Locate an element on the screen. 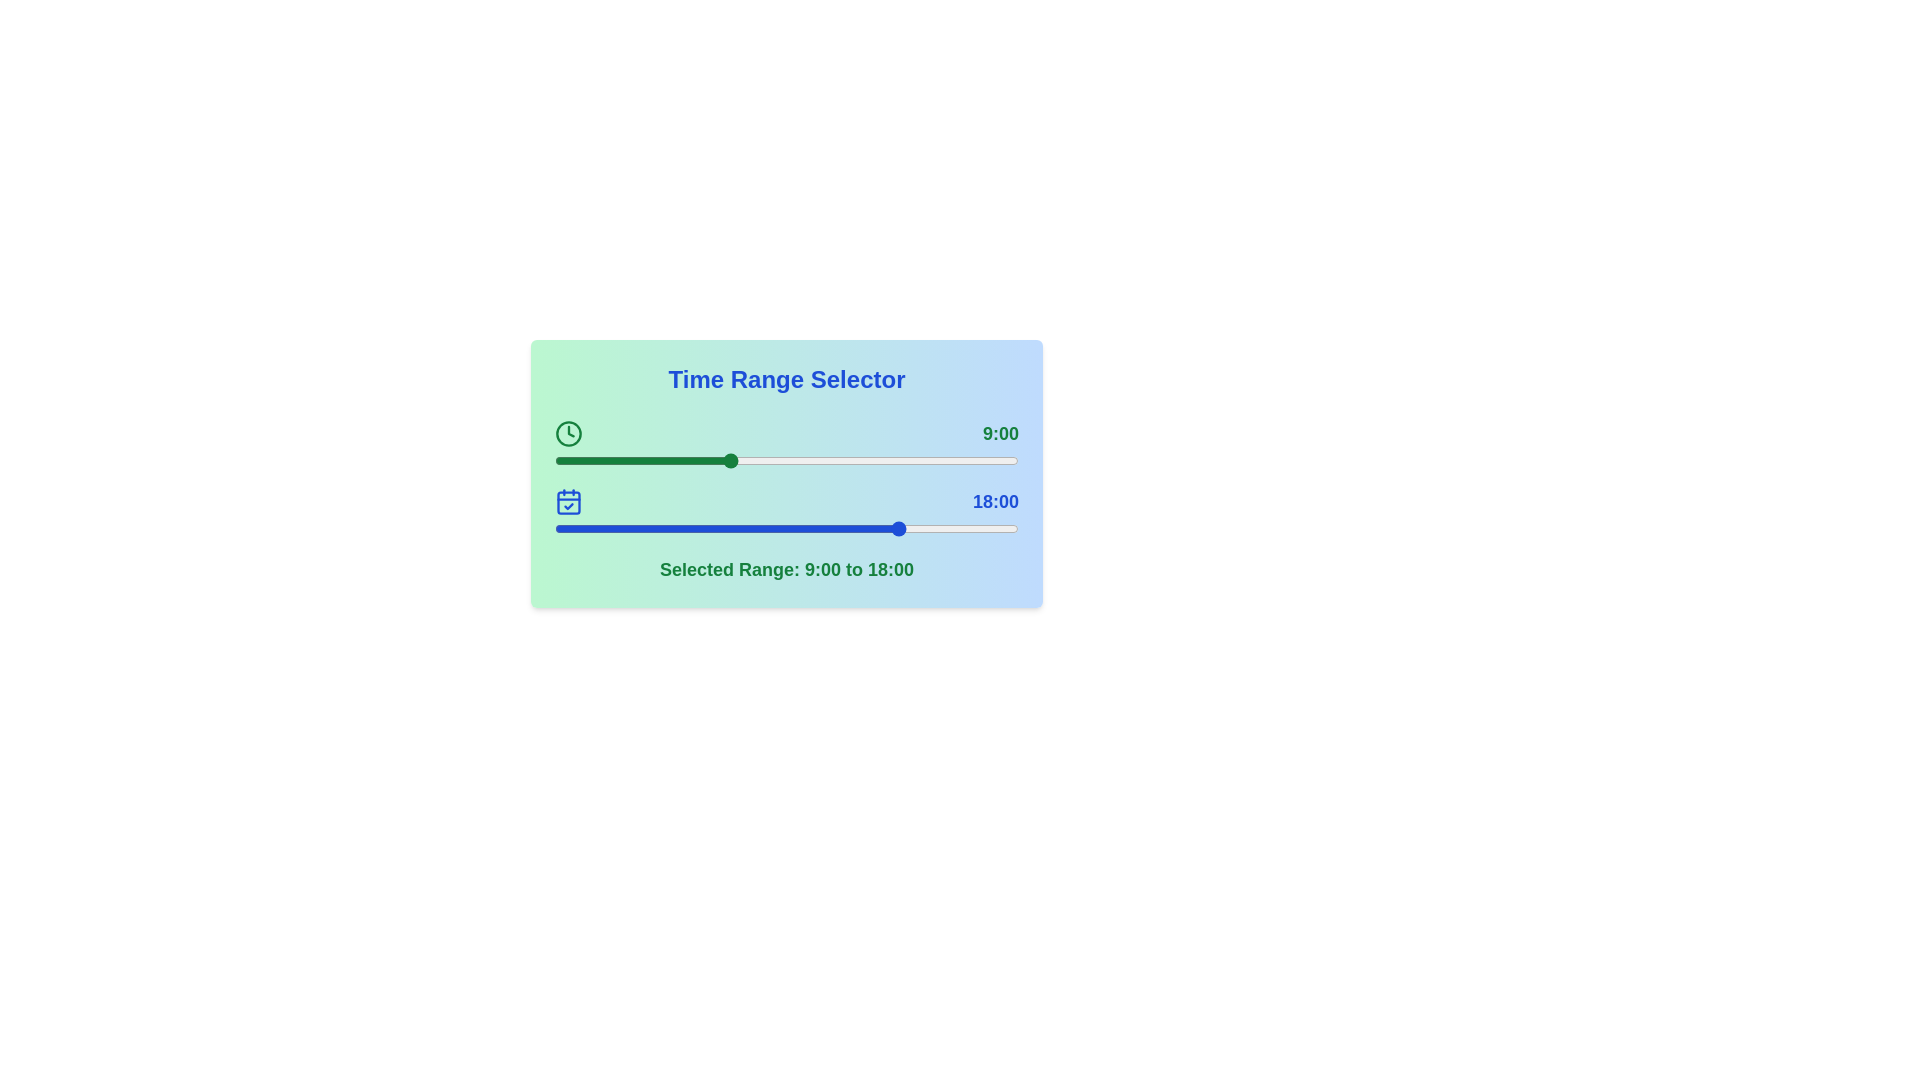  the icon located to the left of the numeric time display '9:00' is located at coordinates (568, 433).